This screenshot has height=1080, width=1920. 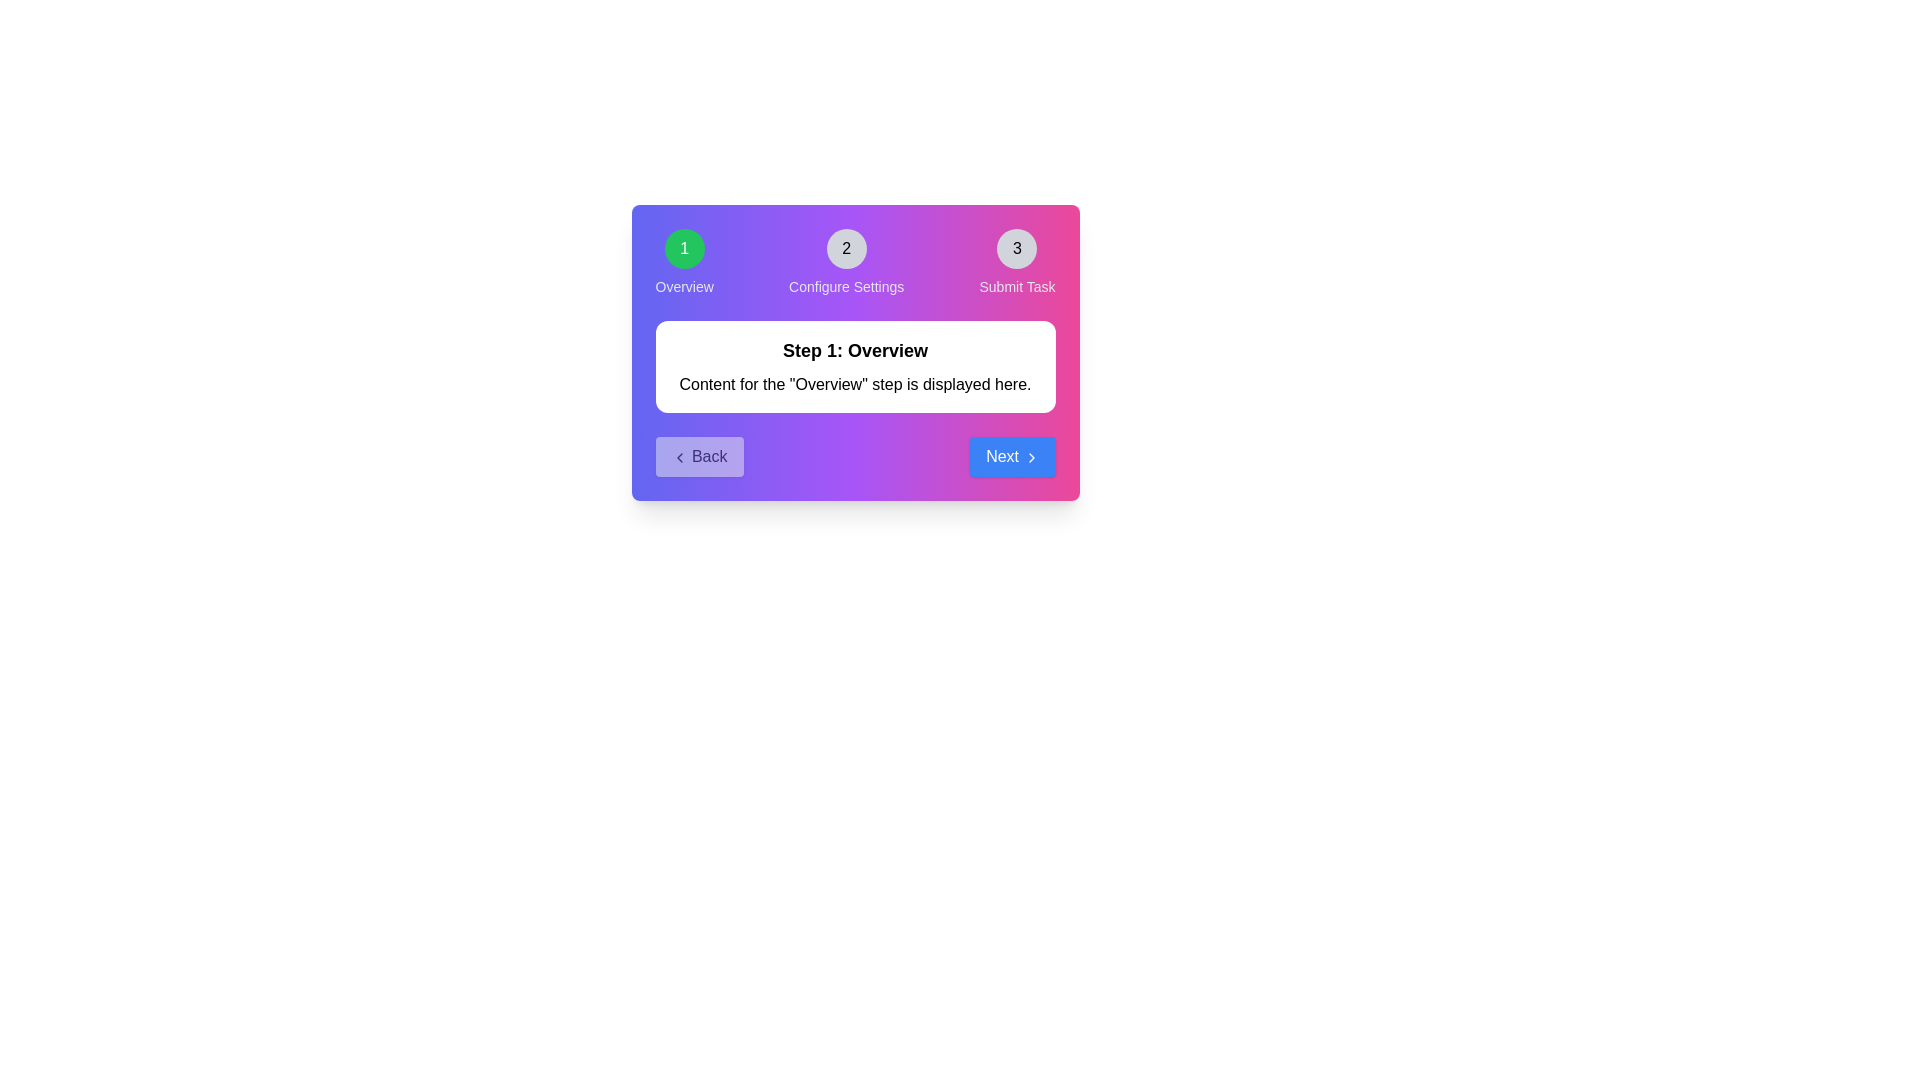 I want to click on the Next button to navigate the stepper, so click(x=1012, y=456).